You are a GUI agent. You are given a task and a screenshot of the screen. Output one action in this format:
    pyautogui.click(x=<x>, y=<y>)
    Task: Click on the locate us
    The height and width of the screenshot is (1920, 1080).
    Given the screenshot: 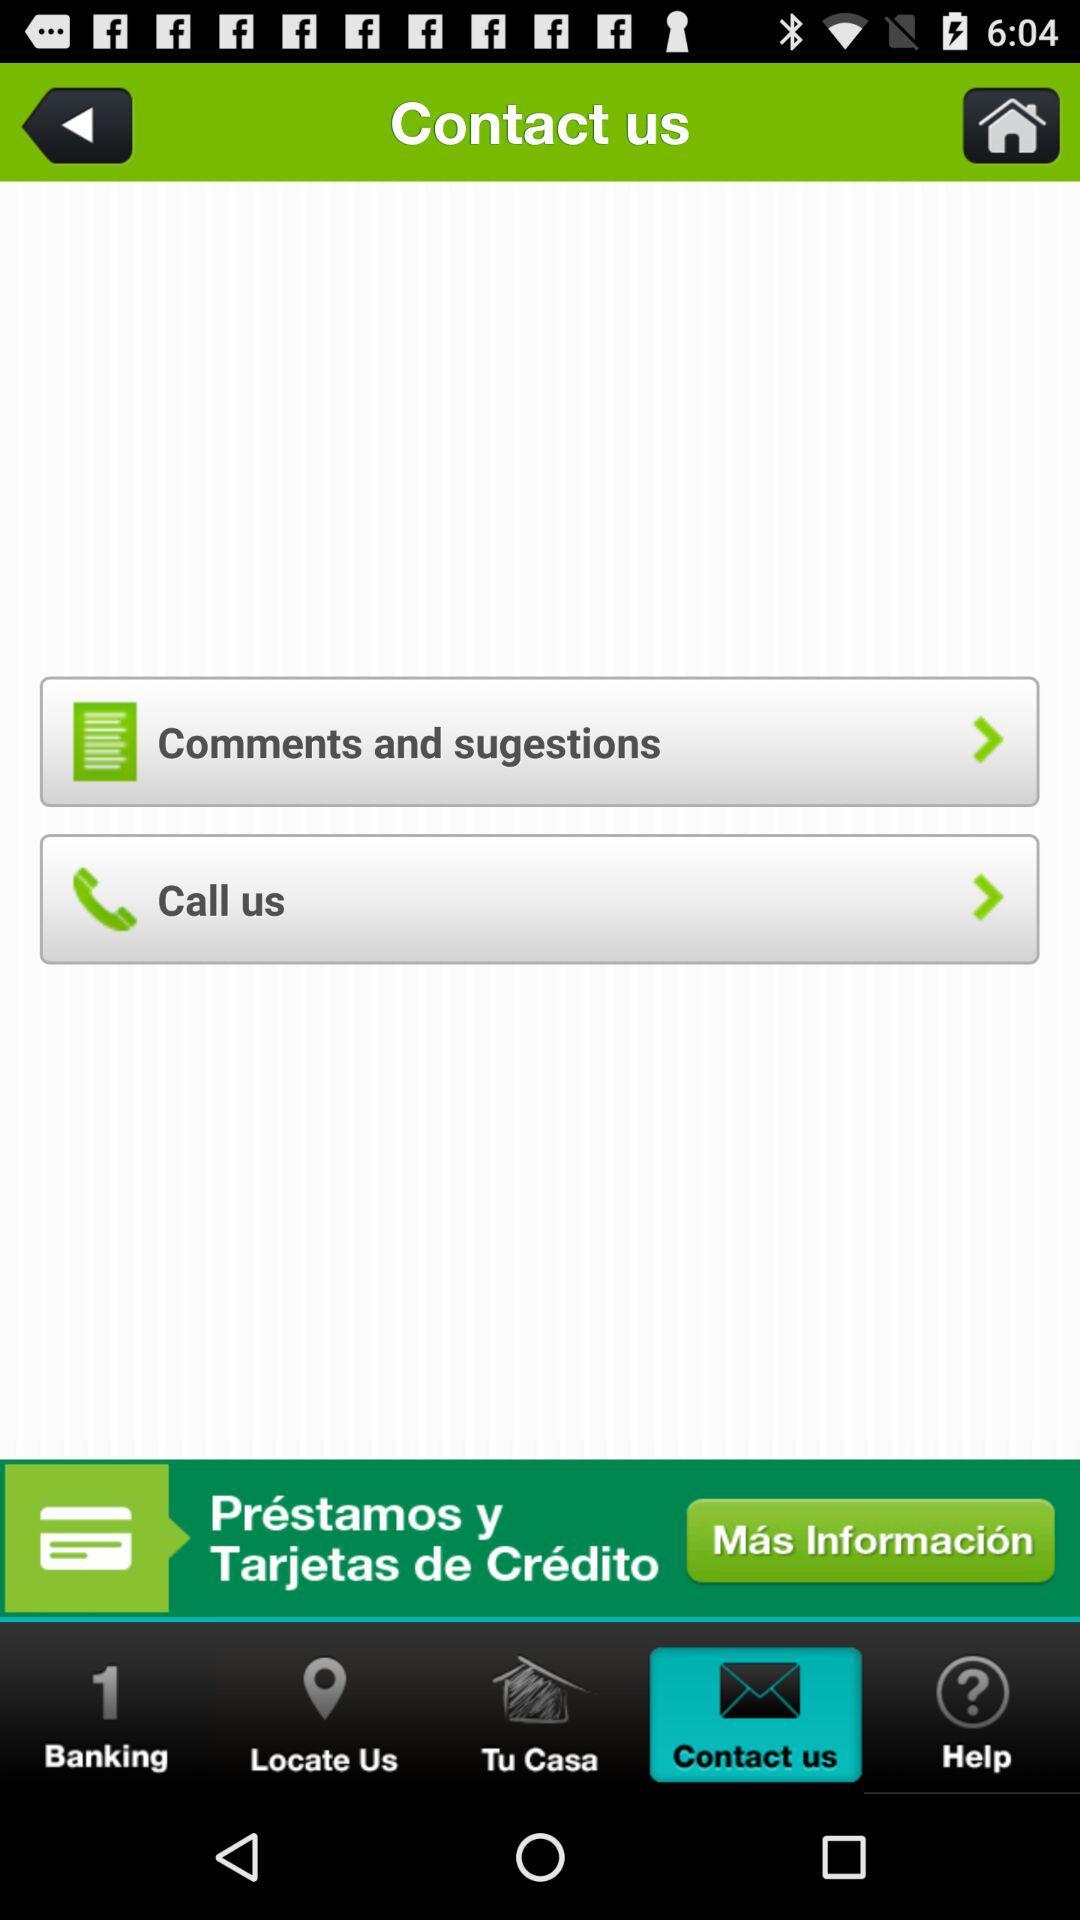 What is the action you would take?
    pyautogui.click(x=323, y=1707)
    